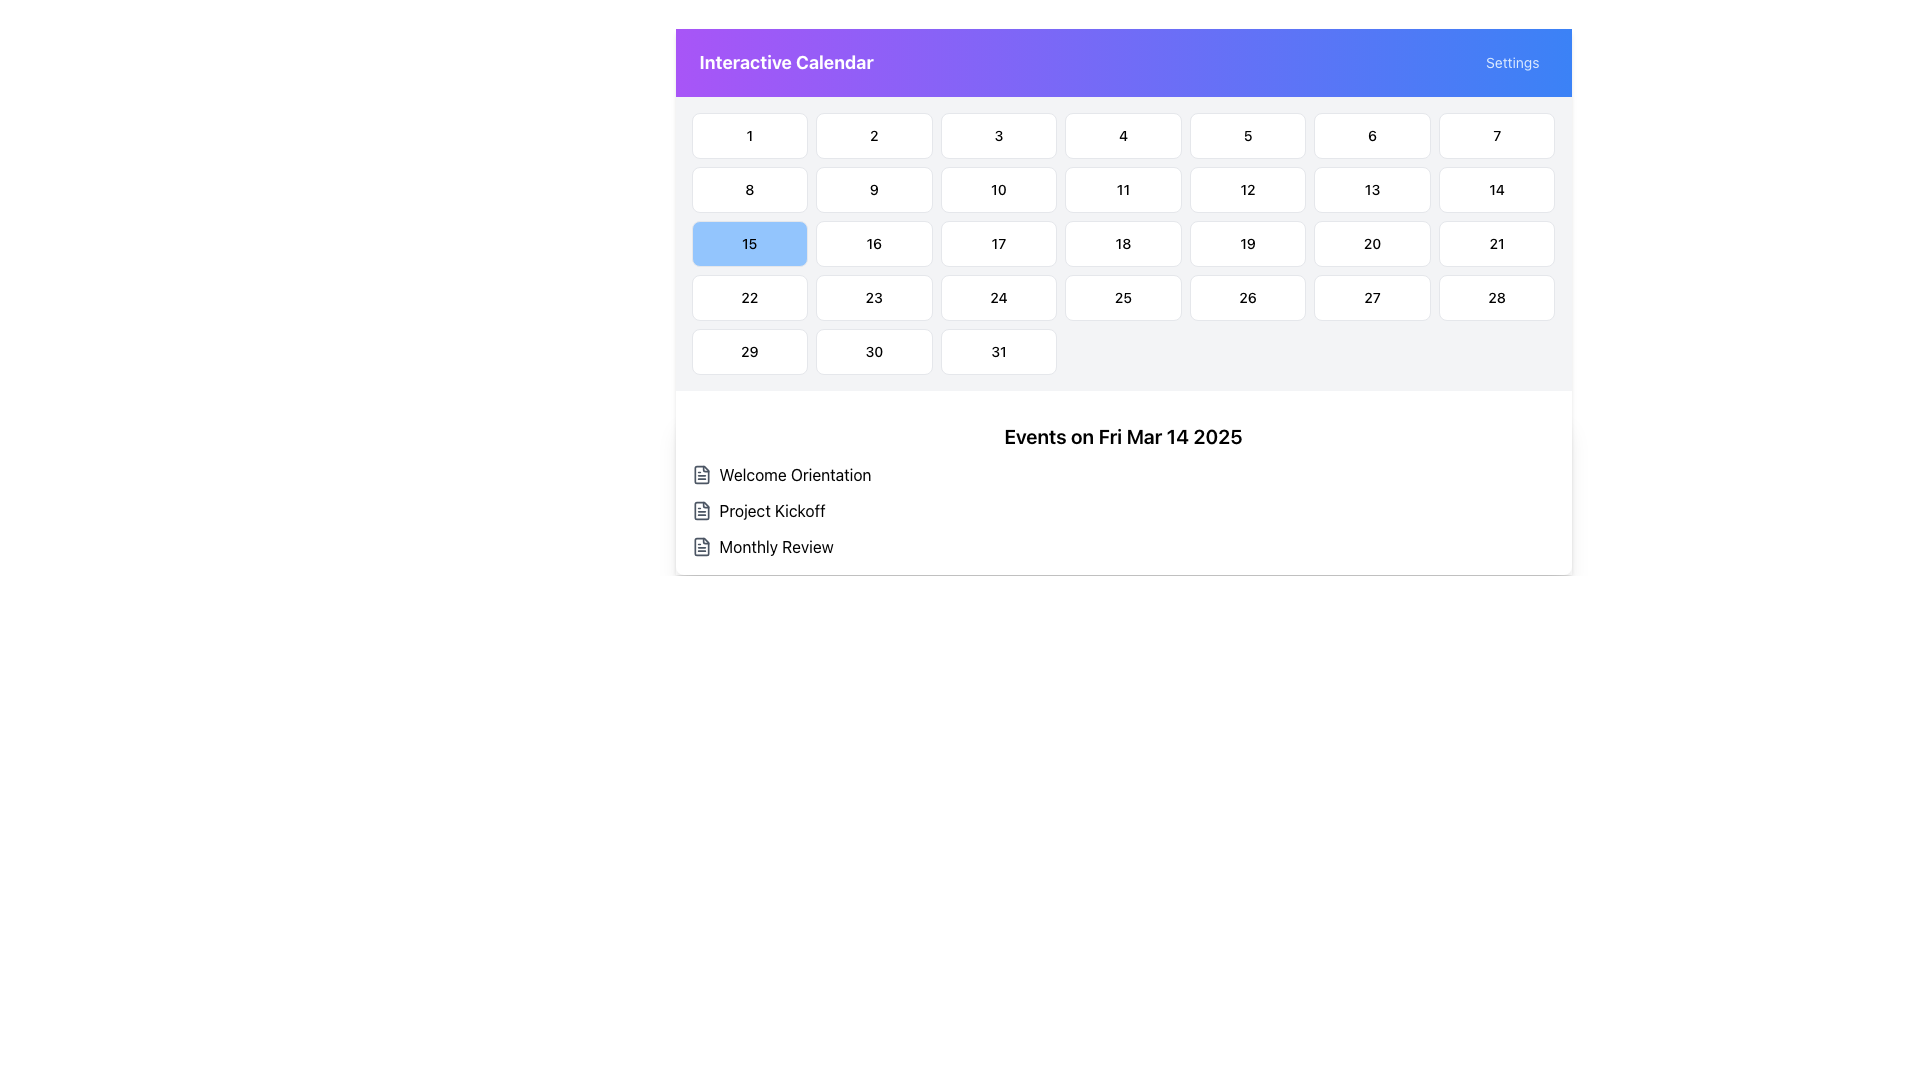 The width and height of the screenshot is (1920, 1080). I want to click on the numeral '2' text label styled in a small-size font and medium-weight text, located in the first row, second tile of the calendar interface grid, so click(874, 135).